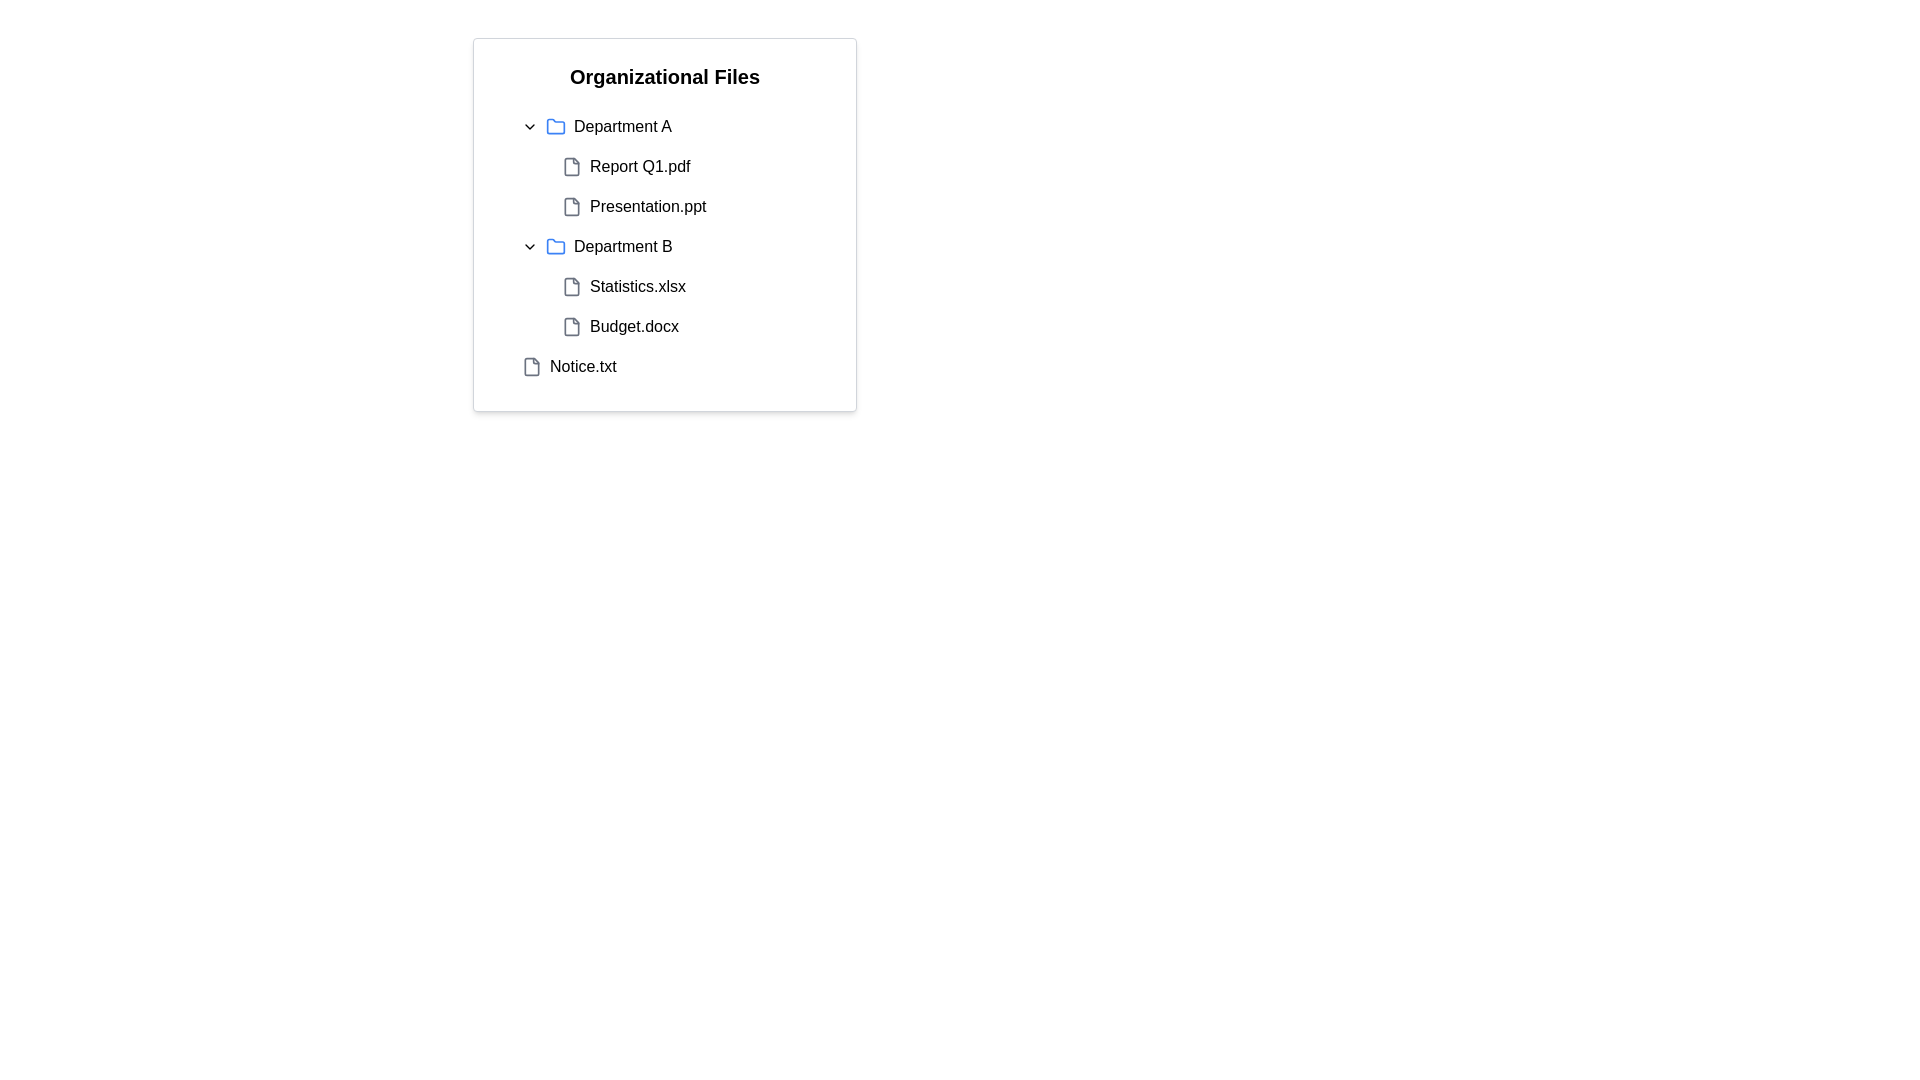 Image resolution: width=1920 pixels, height=1080 pixels. What do you see at coordinates (570, 326) in the screenshot?
I see `the document icon, which is a minimalist gray outline of a rectangular sheet of paper with a folded corner, located to the left of 'Budget.docx' in the file list` at bounding box center [570, 326].